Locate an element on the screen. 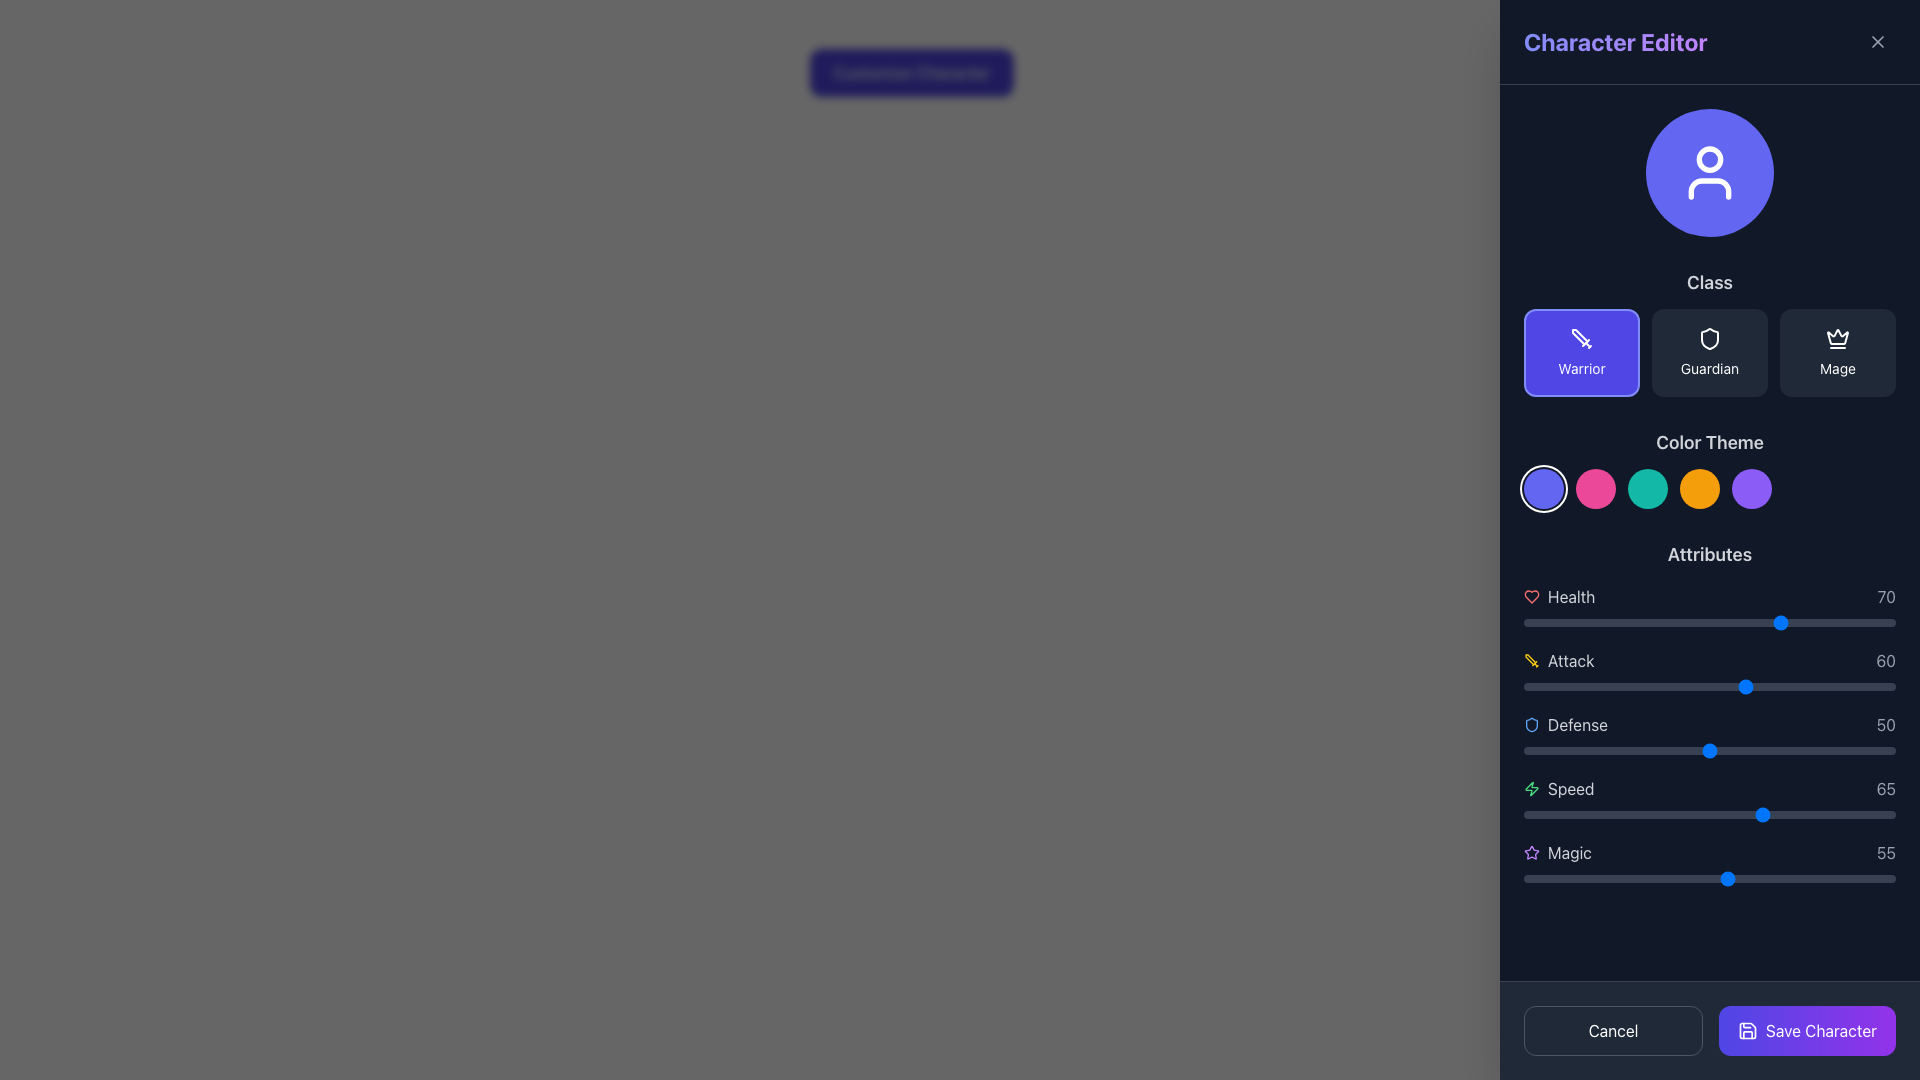  health value is located at coordinates (1639, 622).